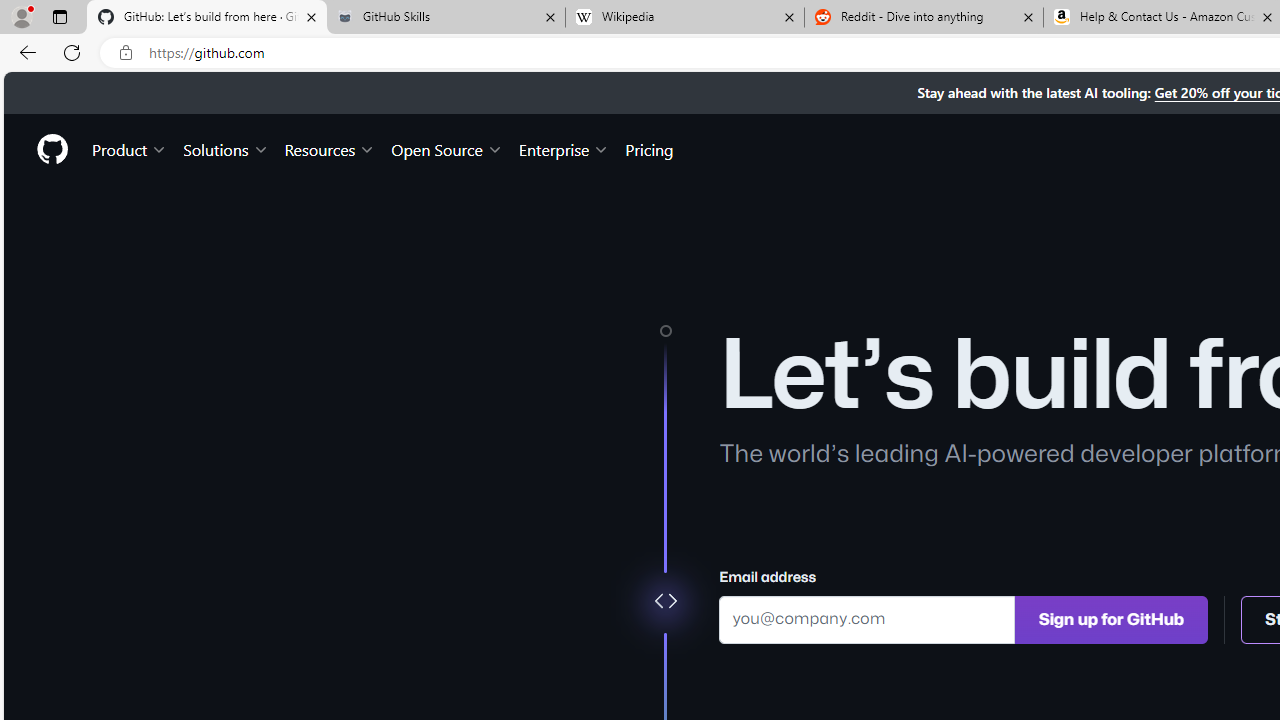 Image resolution: width=1280 pixels, height=720 pixels. Describe the element at coordinates (129, 148) in the screenshot. I see `'Product'` at that location.